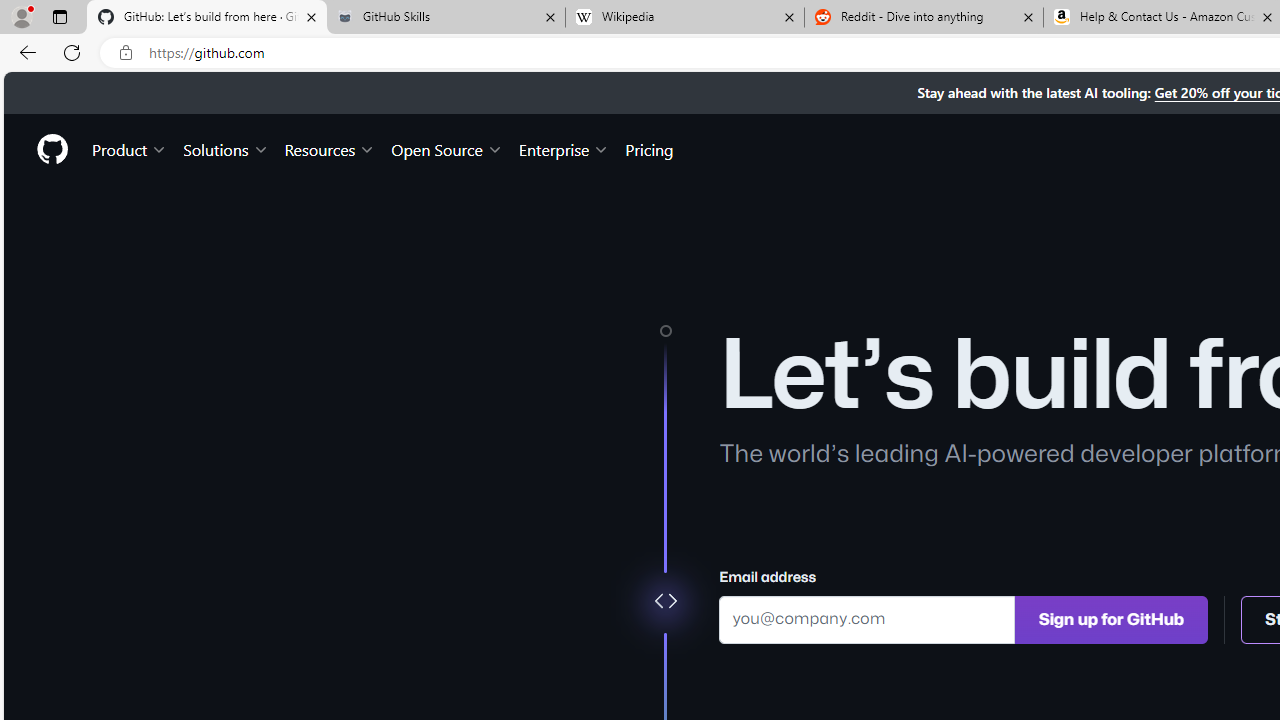 Image resolution: width=1280 pixels, height=720 pixels. Describe the element at coordinates (129, 148) in the screenshot. I see `'Product'` at that location.